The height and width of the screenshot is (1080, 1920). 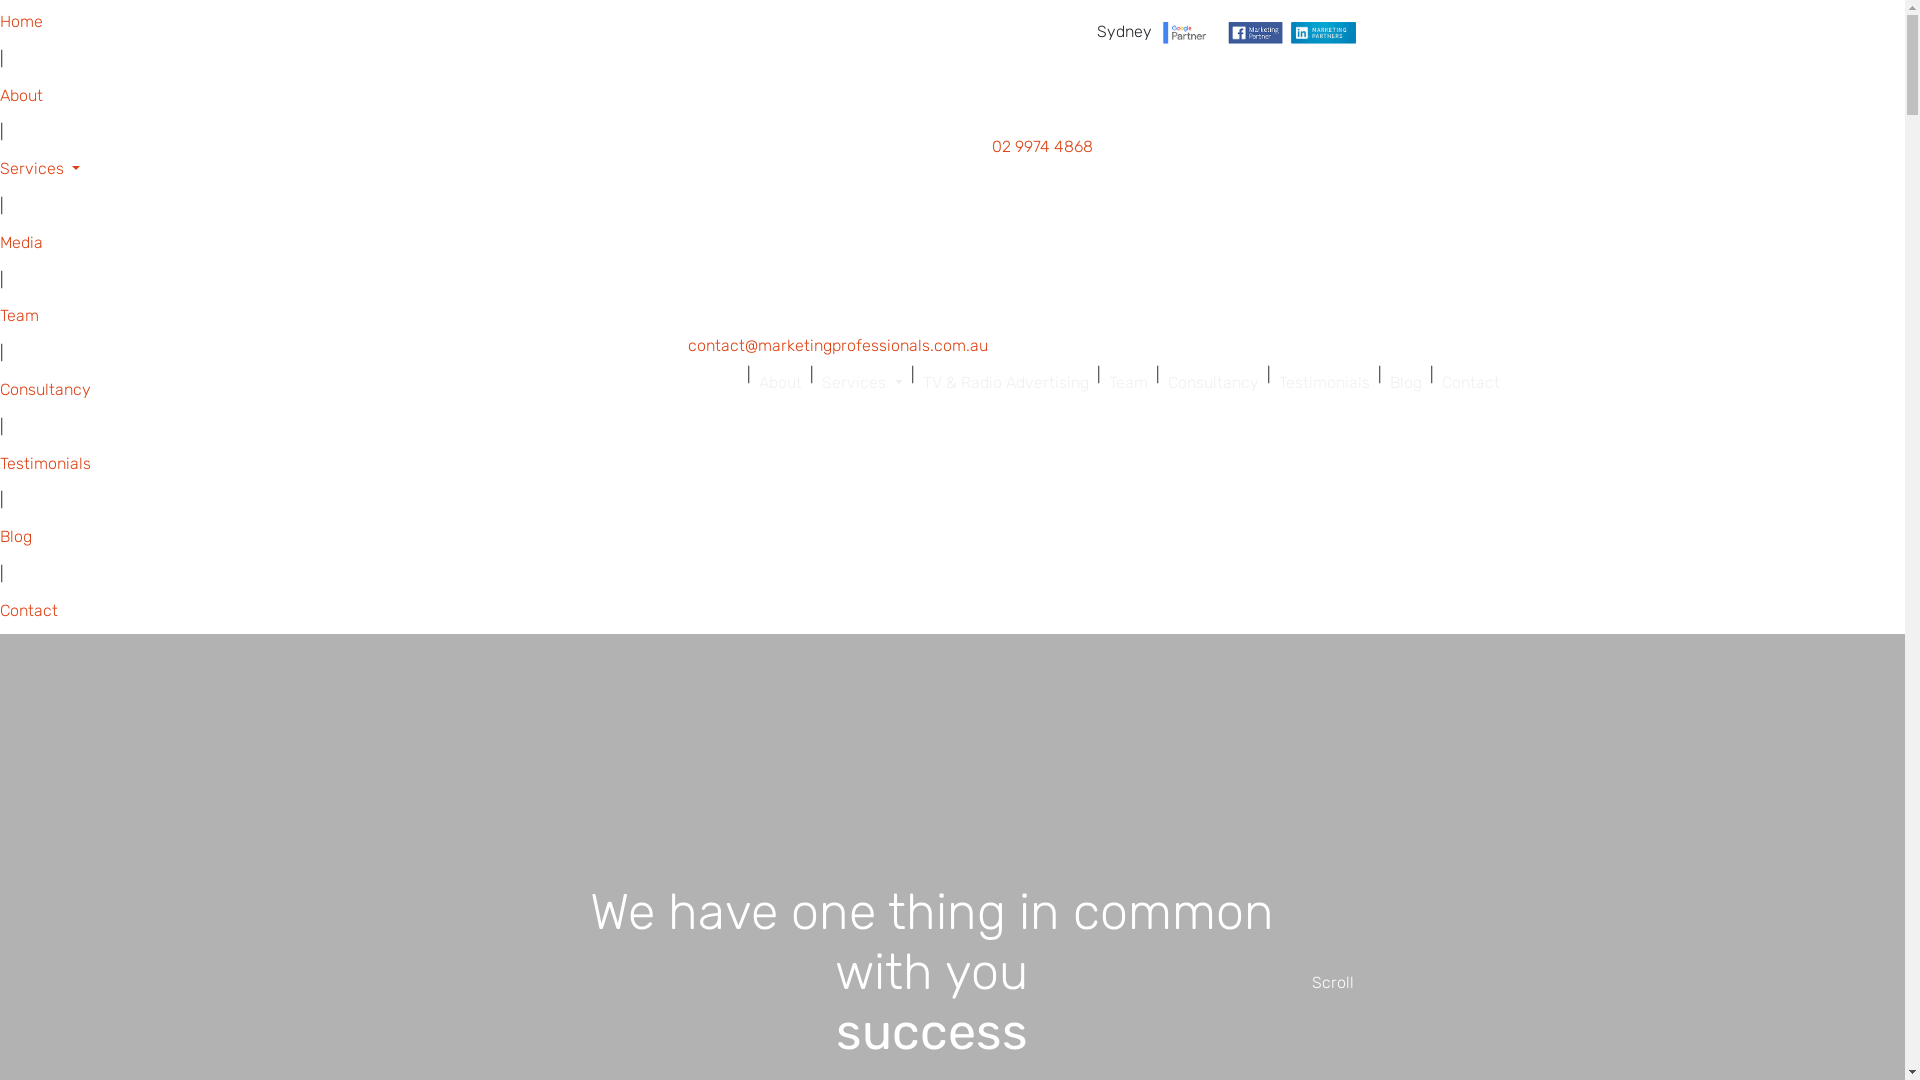 I want to click on 'Contact', so click(x=1470, y=383).